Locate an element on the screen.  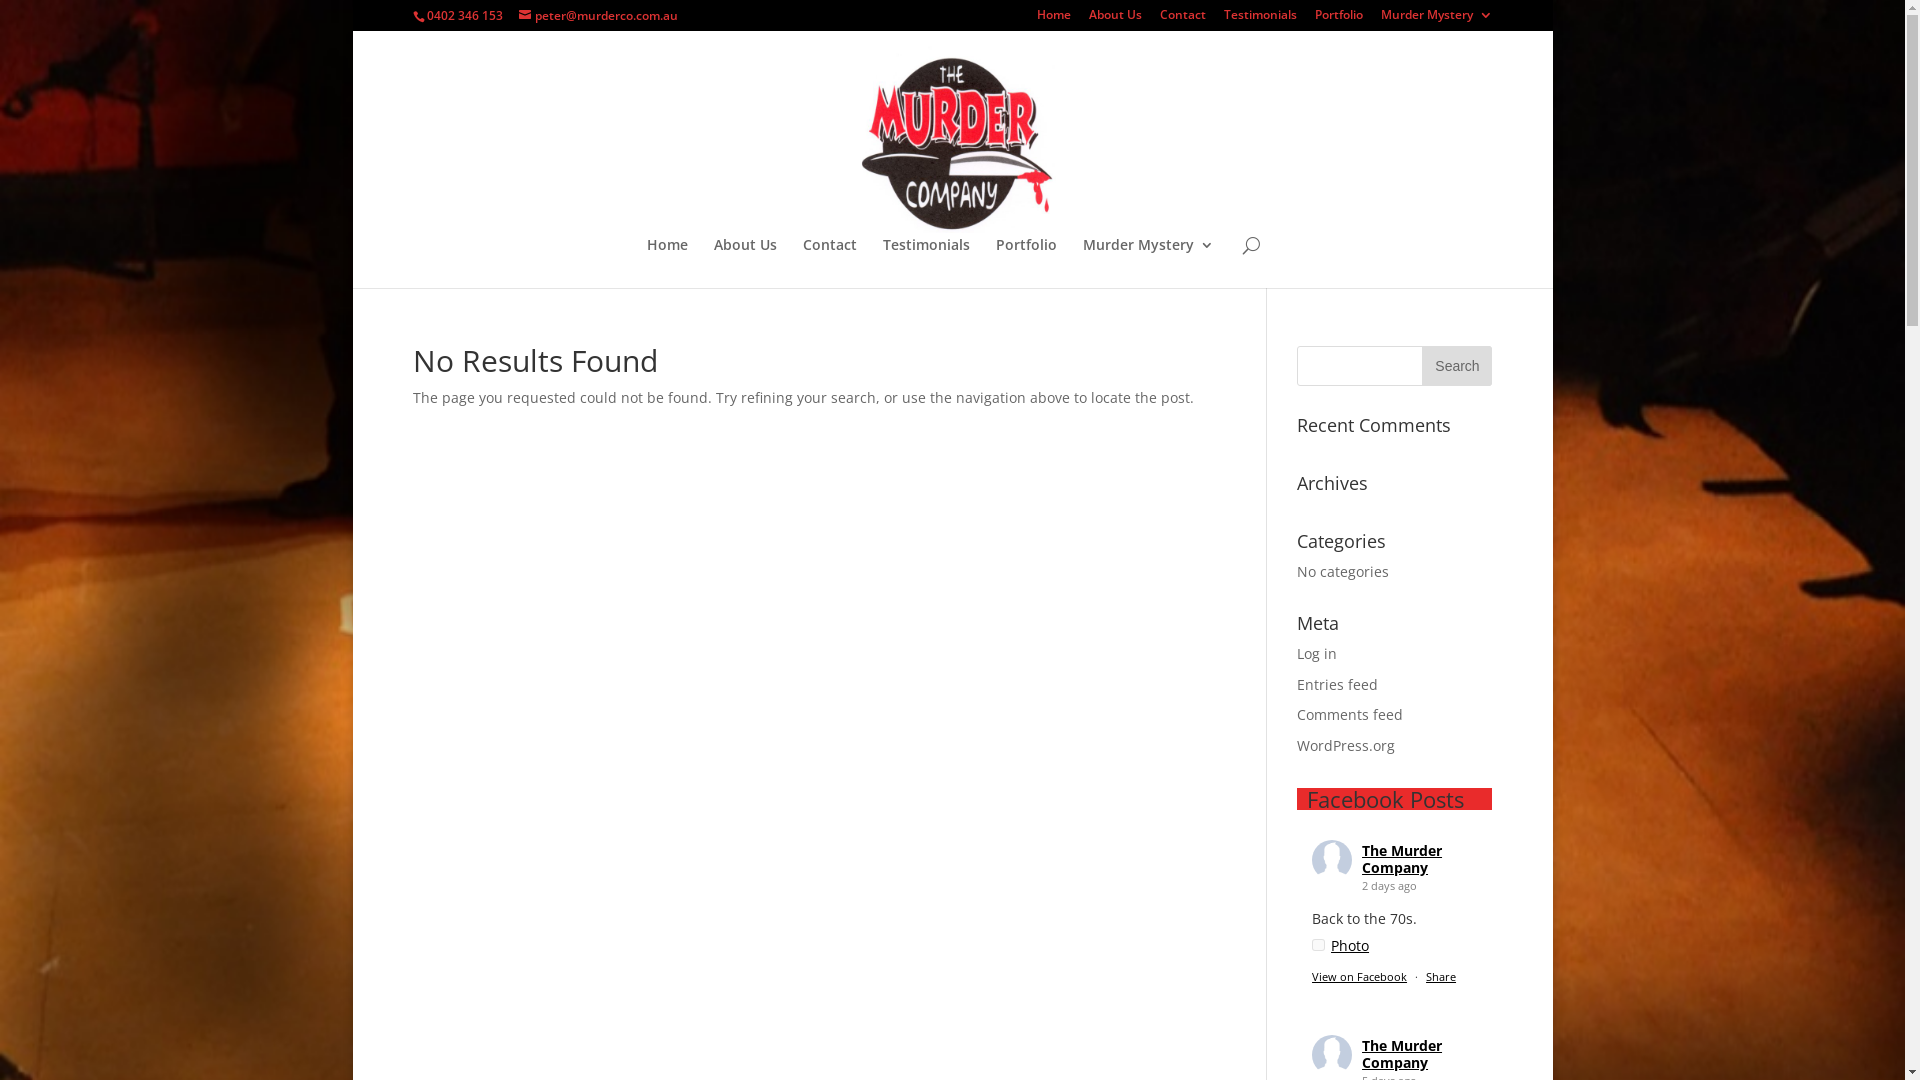
'Photo' is located at coordinates (1340, 945).